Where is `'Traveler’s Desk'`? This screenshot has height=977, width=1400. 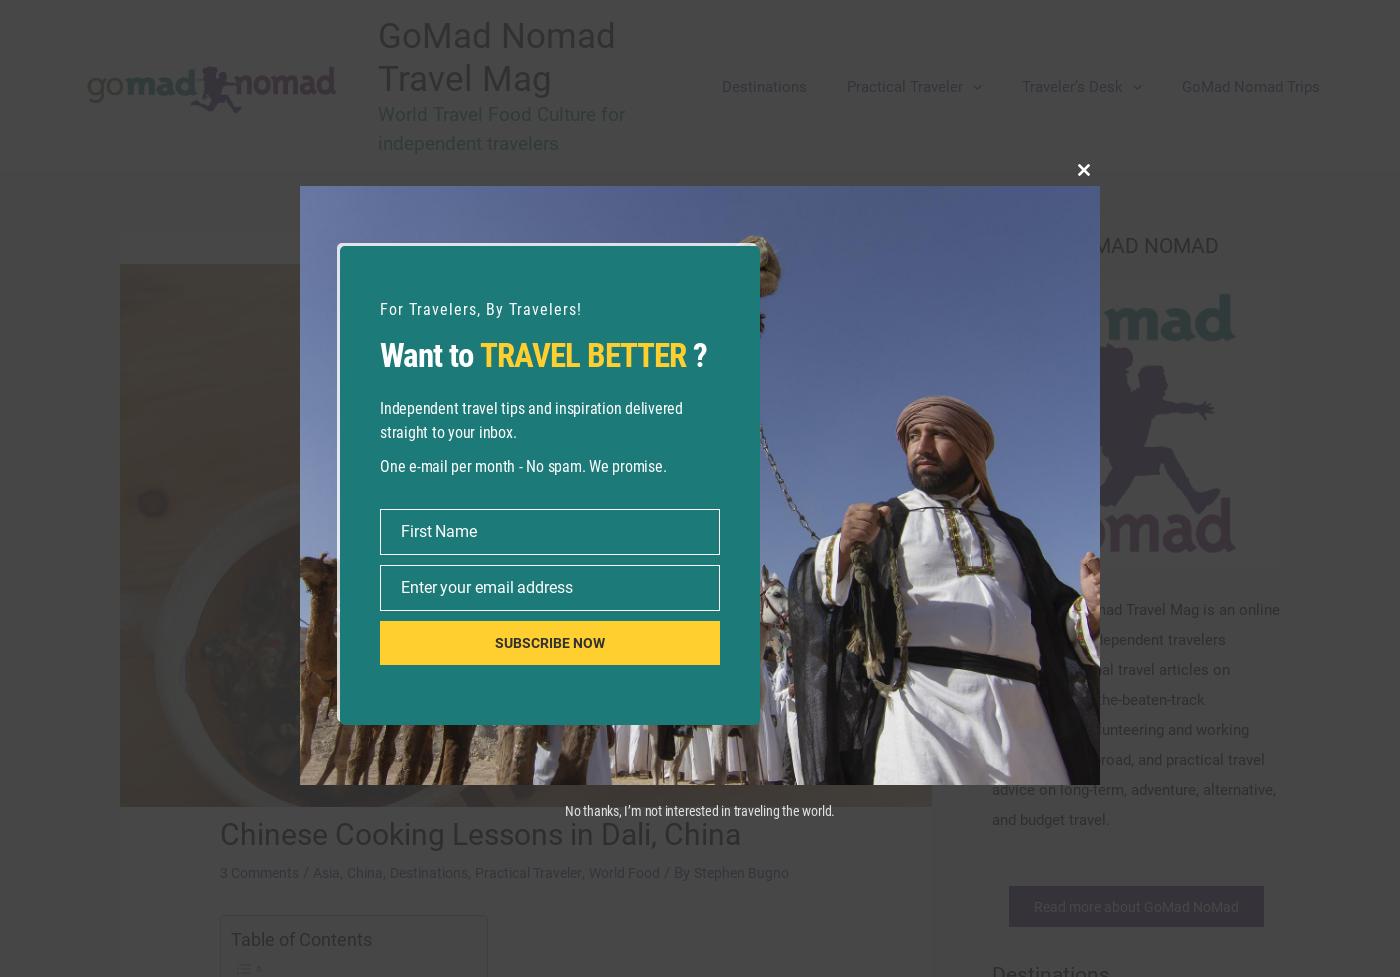
'Traveler’s Desk' is located at coordinates (1087, 85).